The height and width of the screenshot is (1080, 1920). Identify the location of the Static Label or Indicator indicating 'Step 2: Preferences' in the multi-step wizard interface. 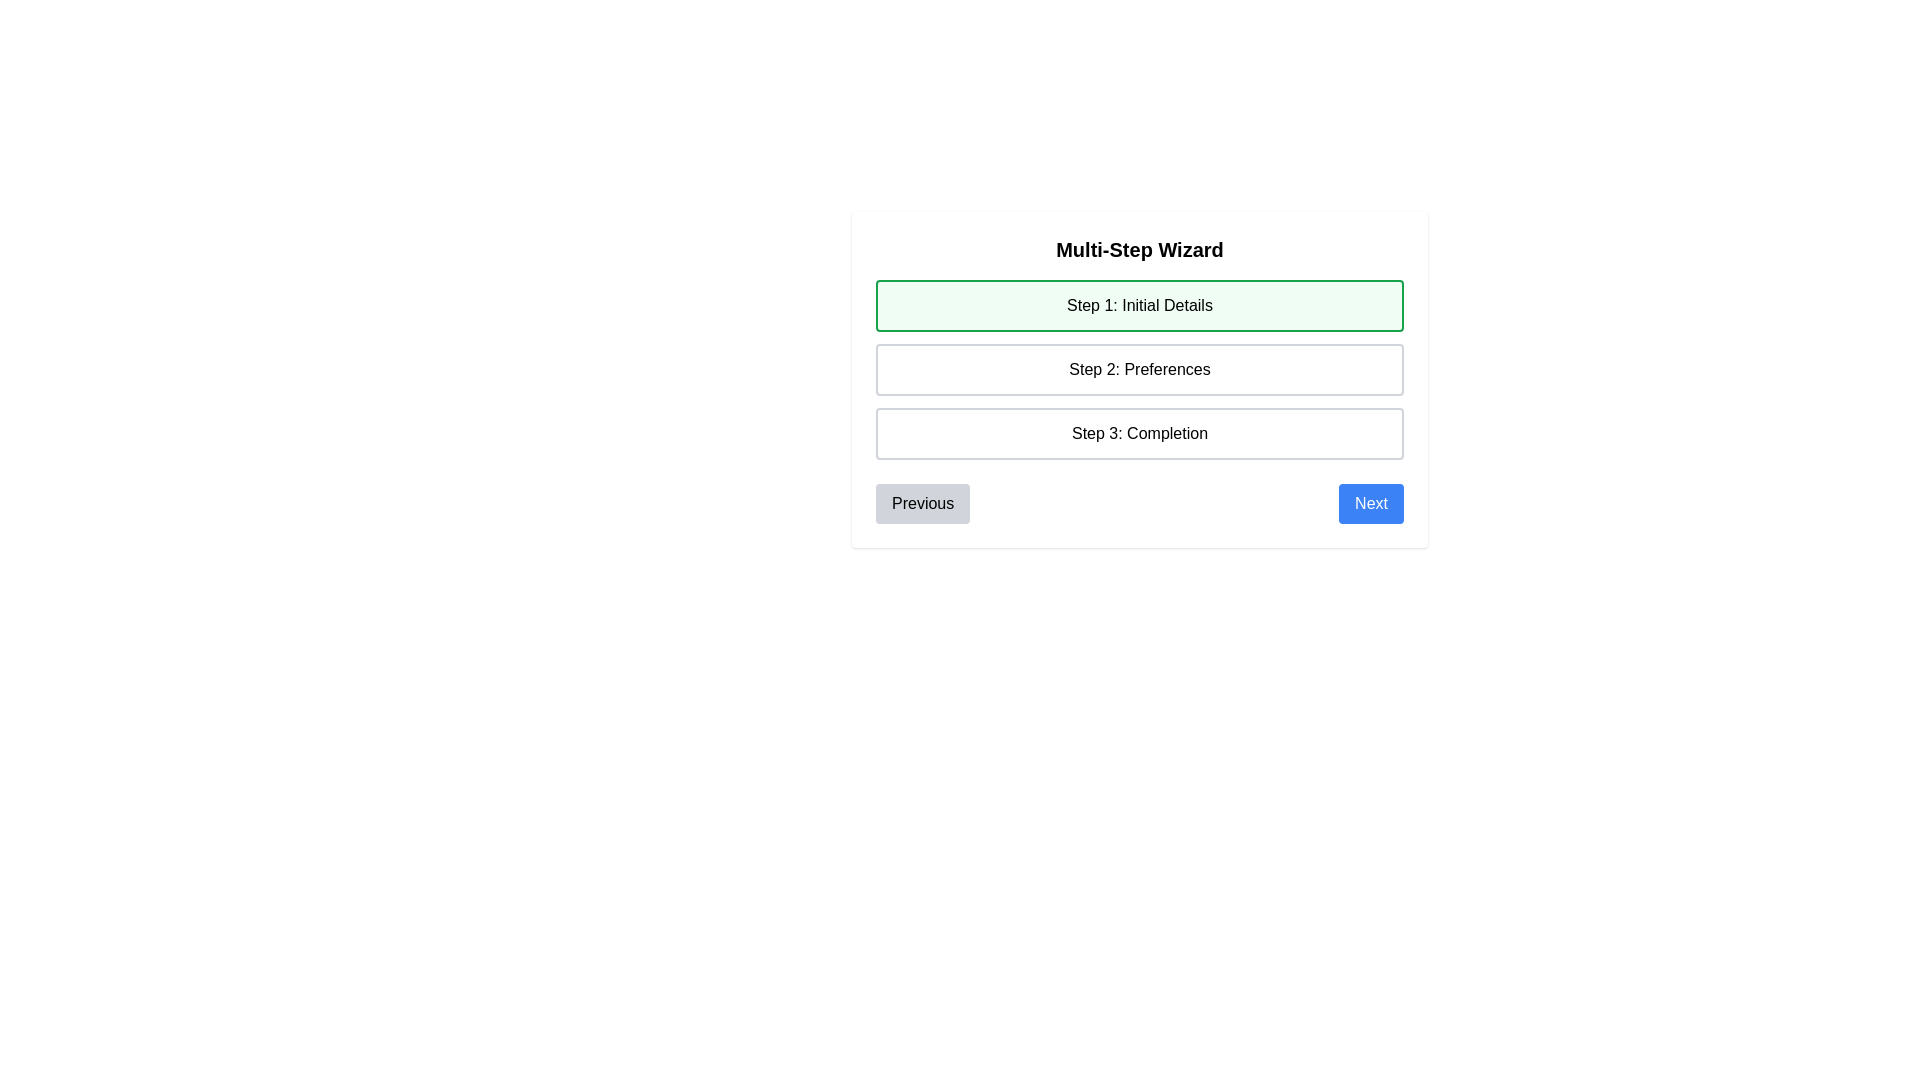
(1140, 370).